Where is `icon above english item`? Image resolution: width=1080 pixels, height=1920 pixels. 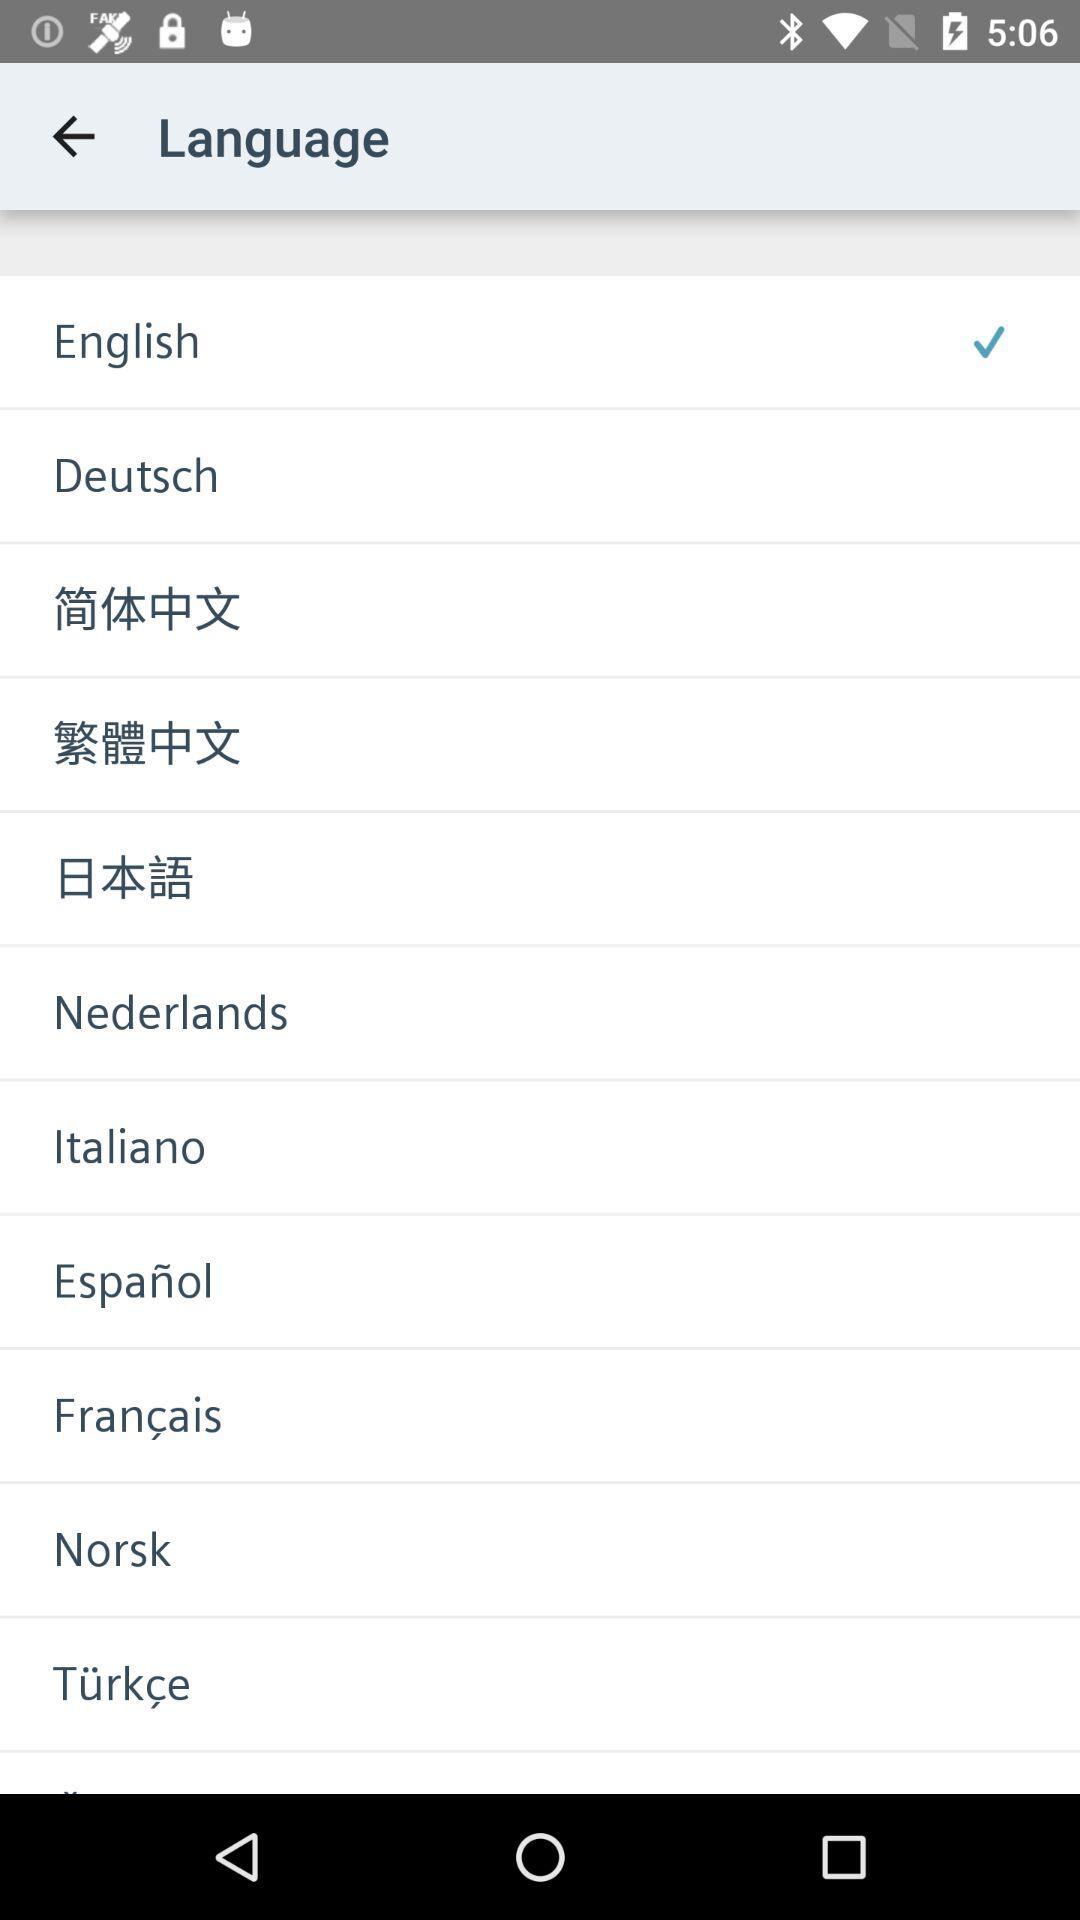
icon above english item is located at coordinates (72, 135).